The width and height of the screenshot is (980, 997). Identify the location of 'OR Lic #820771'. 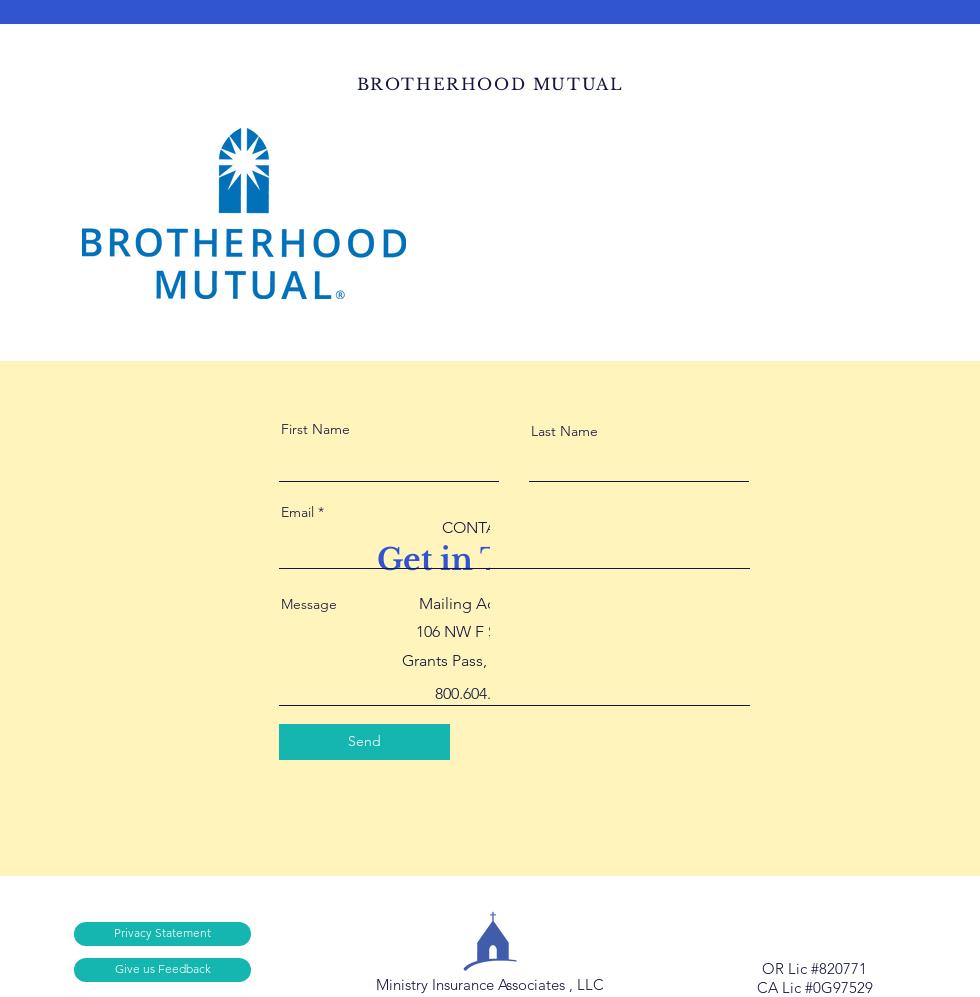
(814, 966).